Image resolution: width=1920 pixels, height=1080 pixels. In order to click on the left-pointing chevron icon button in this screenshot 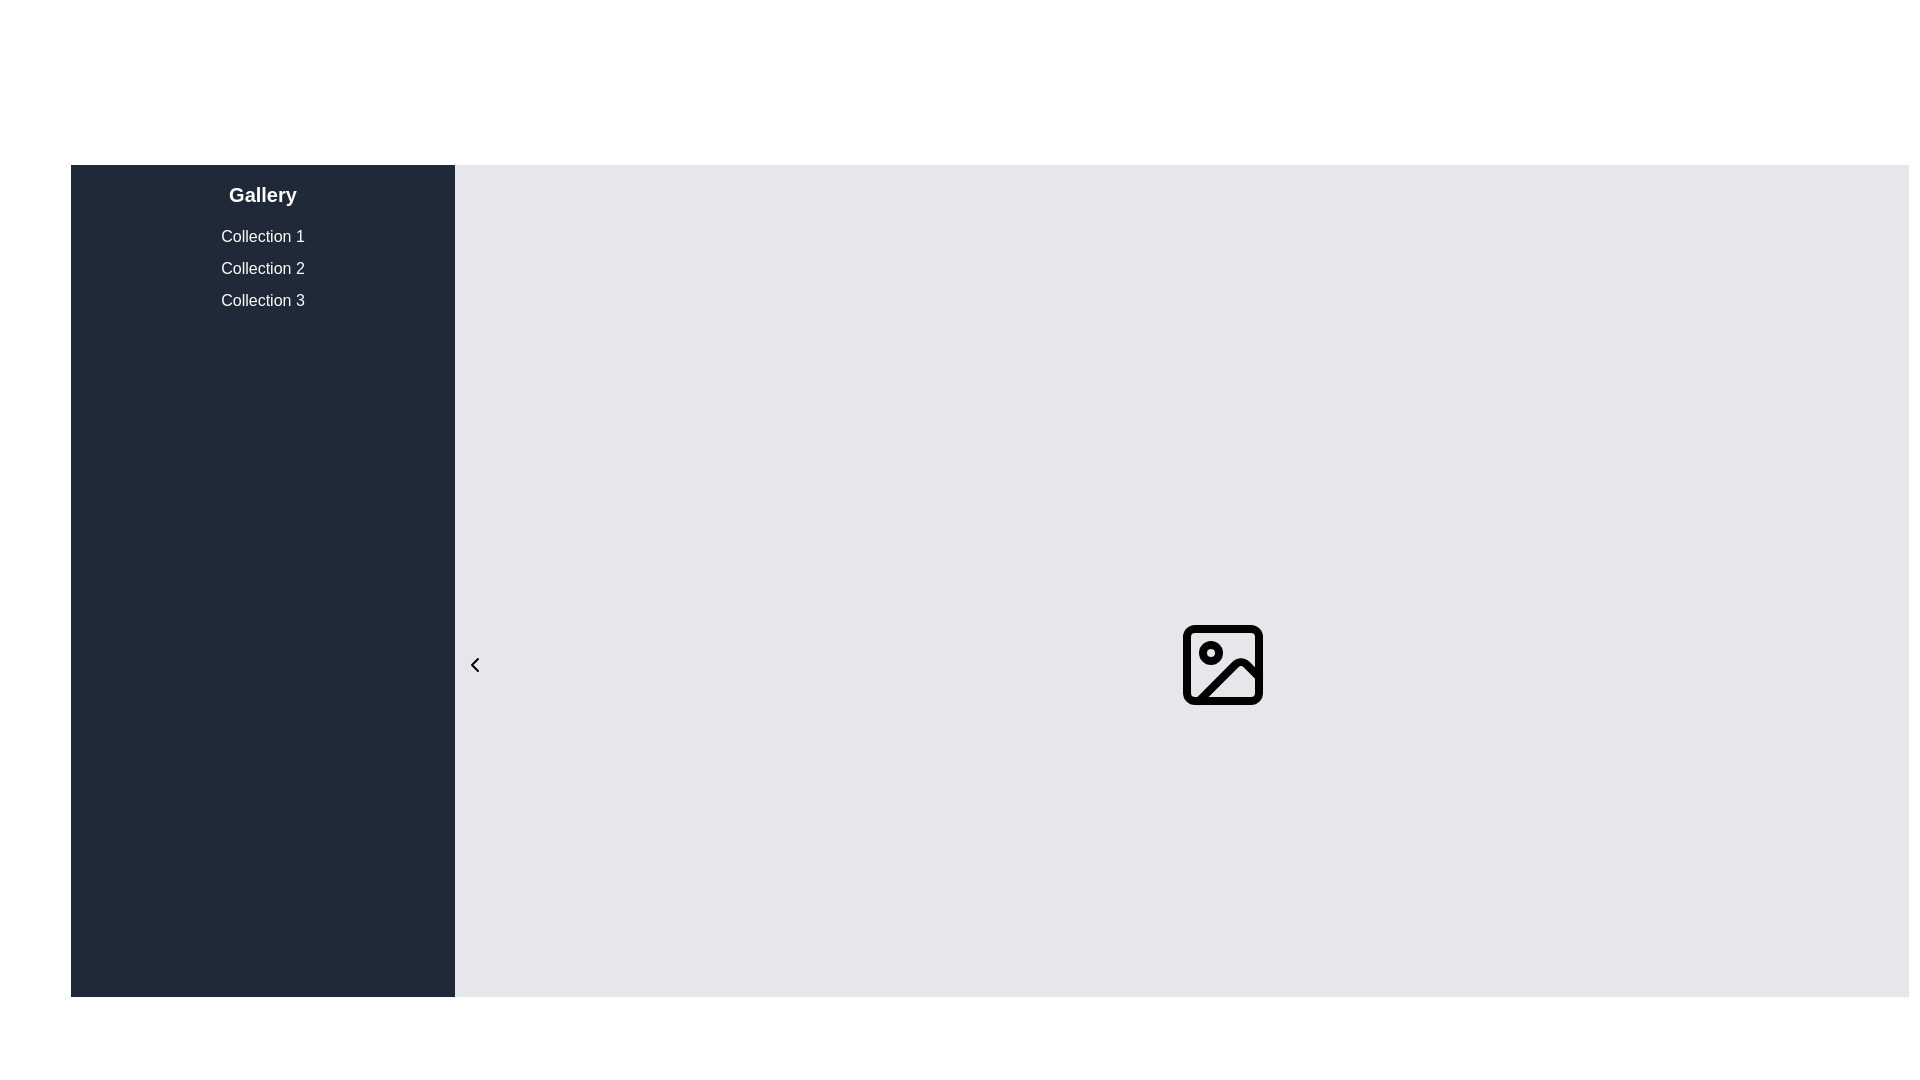, I will do `click(474, 664)`.